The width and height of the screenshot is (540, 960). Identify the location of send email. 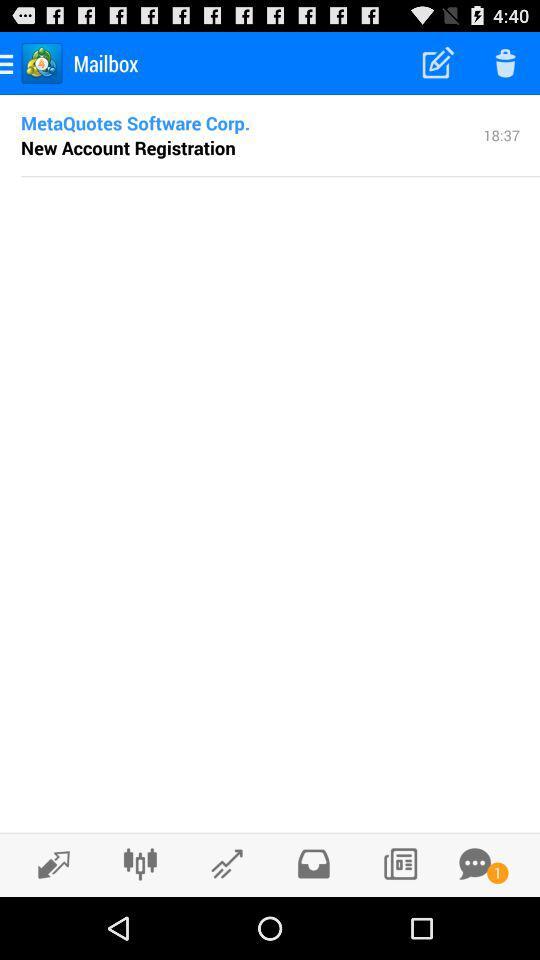
(226, 863).